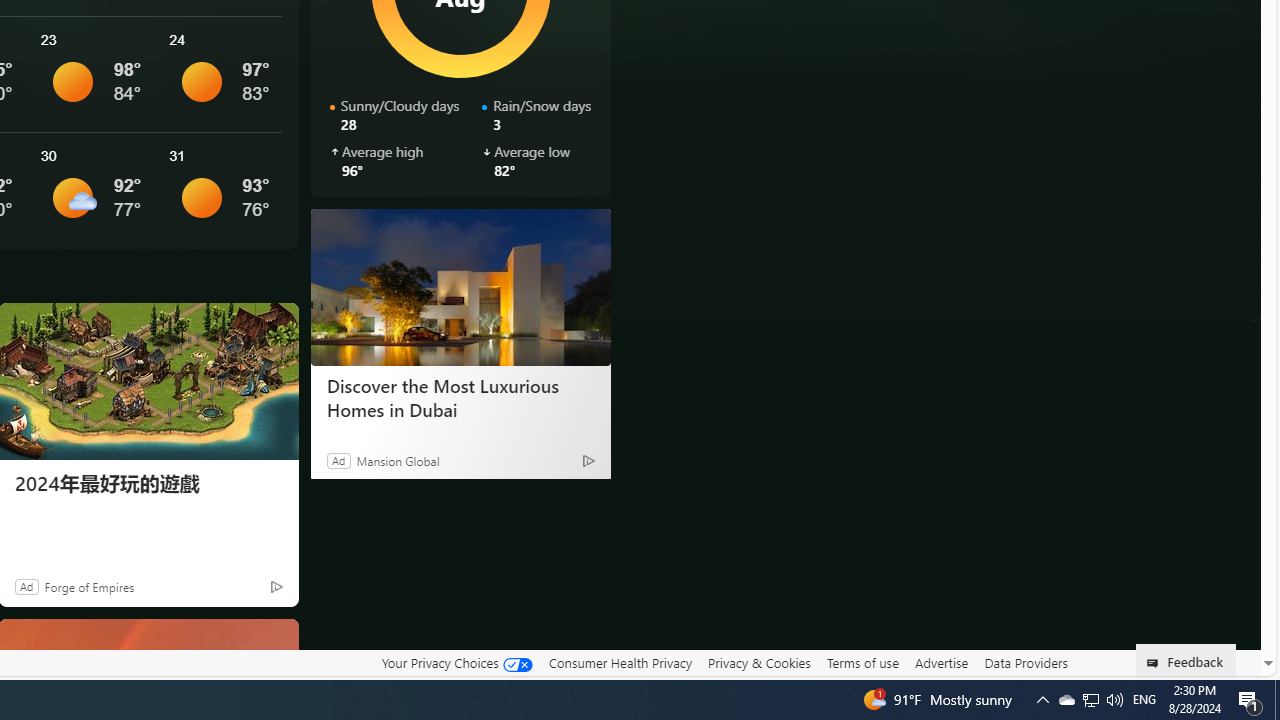 Image resolution: width=1280 pixels, height=720 pixels. I want to click on 'Advertise', so click(940, 663).